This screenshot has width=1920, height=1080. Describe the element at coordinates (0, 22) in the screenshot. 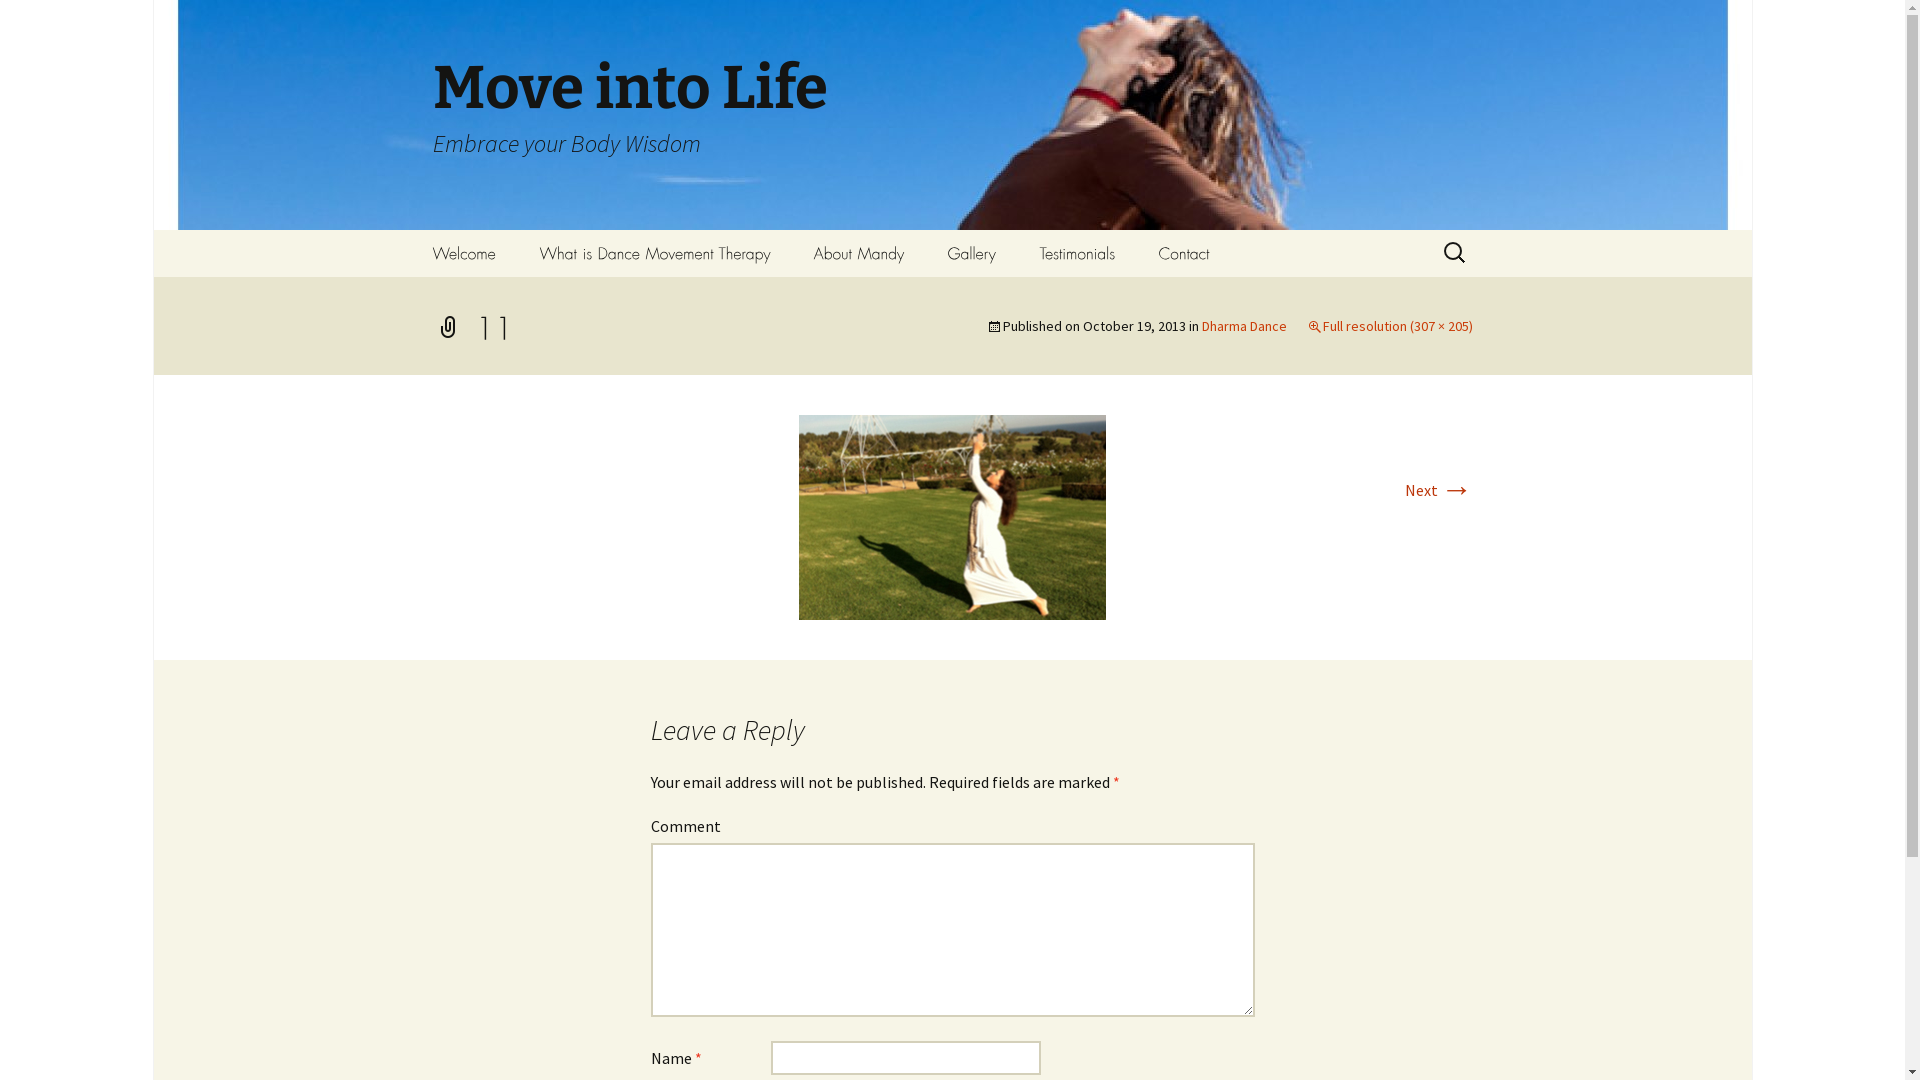

I see `'Search'` at that location.